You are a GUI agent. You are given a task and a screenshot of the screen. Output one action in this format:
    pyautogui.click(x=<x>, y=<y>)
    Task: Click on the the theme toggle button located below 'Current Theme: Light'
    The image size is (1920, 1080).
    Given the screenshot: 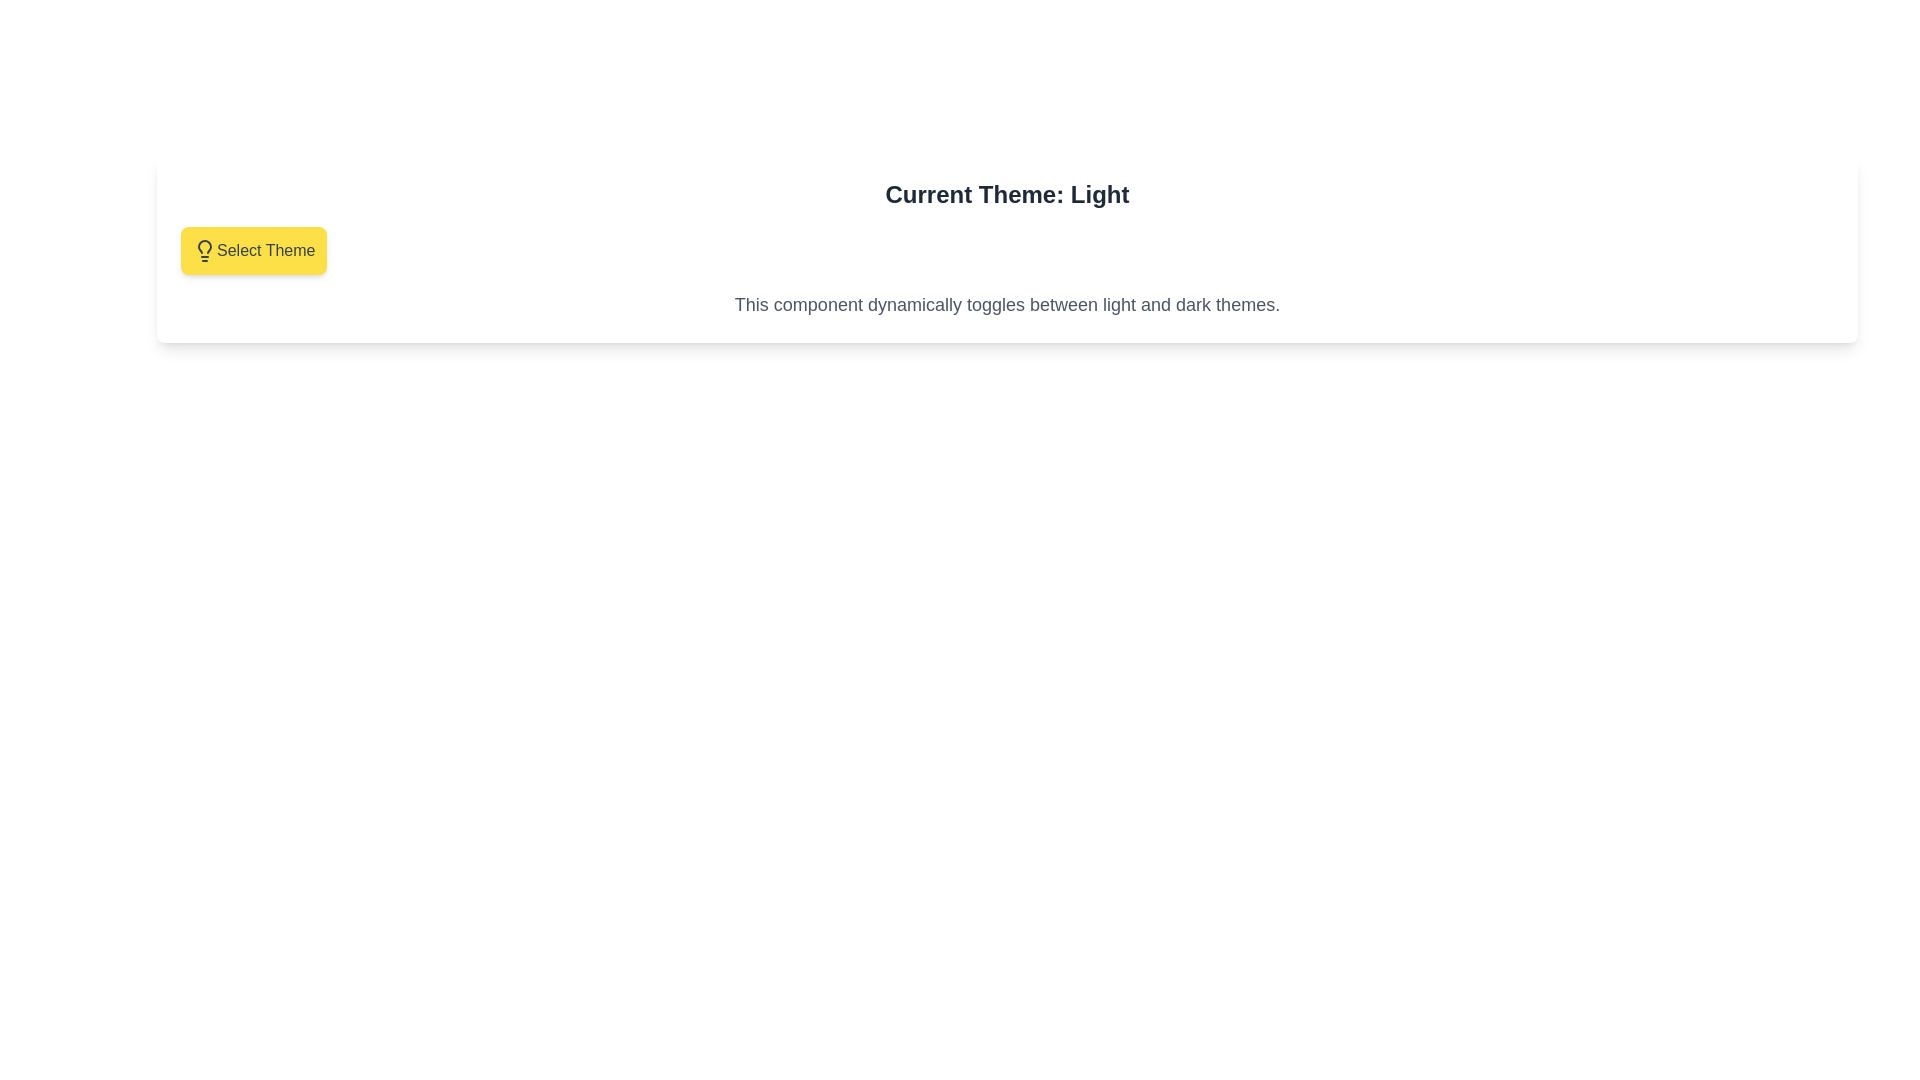 What is the action you would take?
    pyautogui.click(x=253, y=249)
    